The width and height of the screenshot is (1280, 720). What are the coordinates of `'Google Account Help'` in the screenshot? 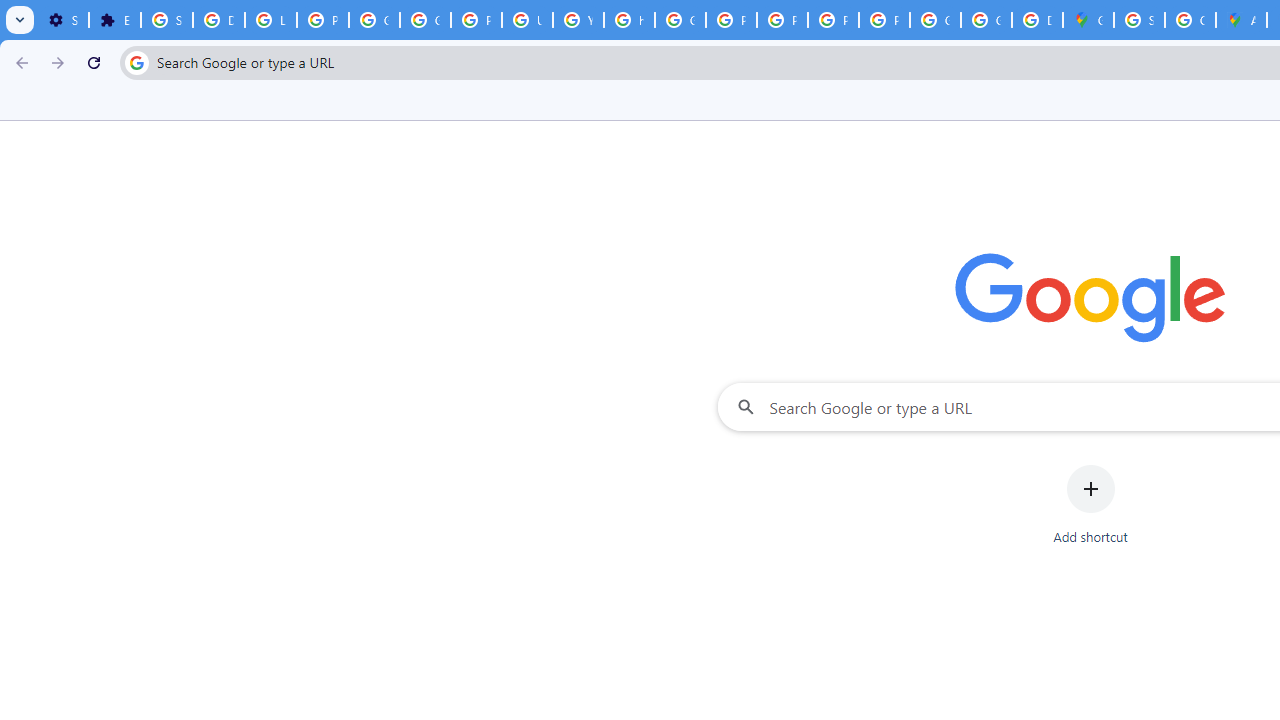 It's located at (423, 20).